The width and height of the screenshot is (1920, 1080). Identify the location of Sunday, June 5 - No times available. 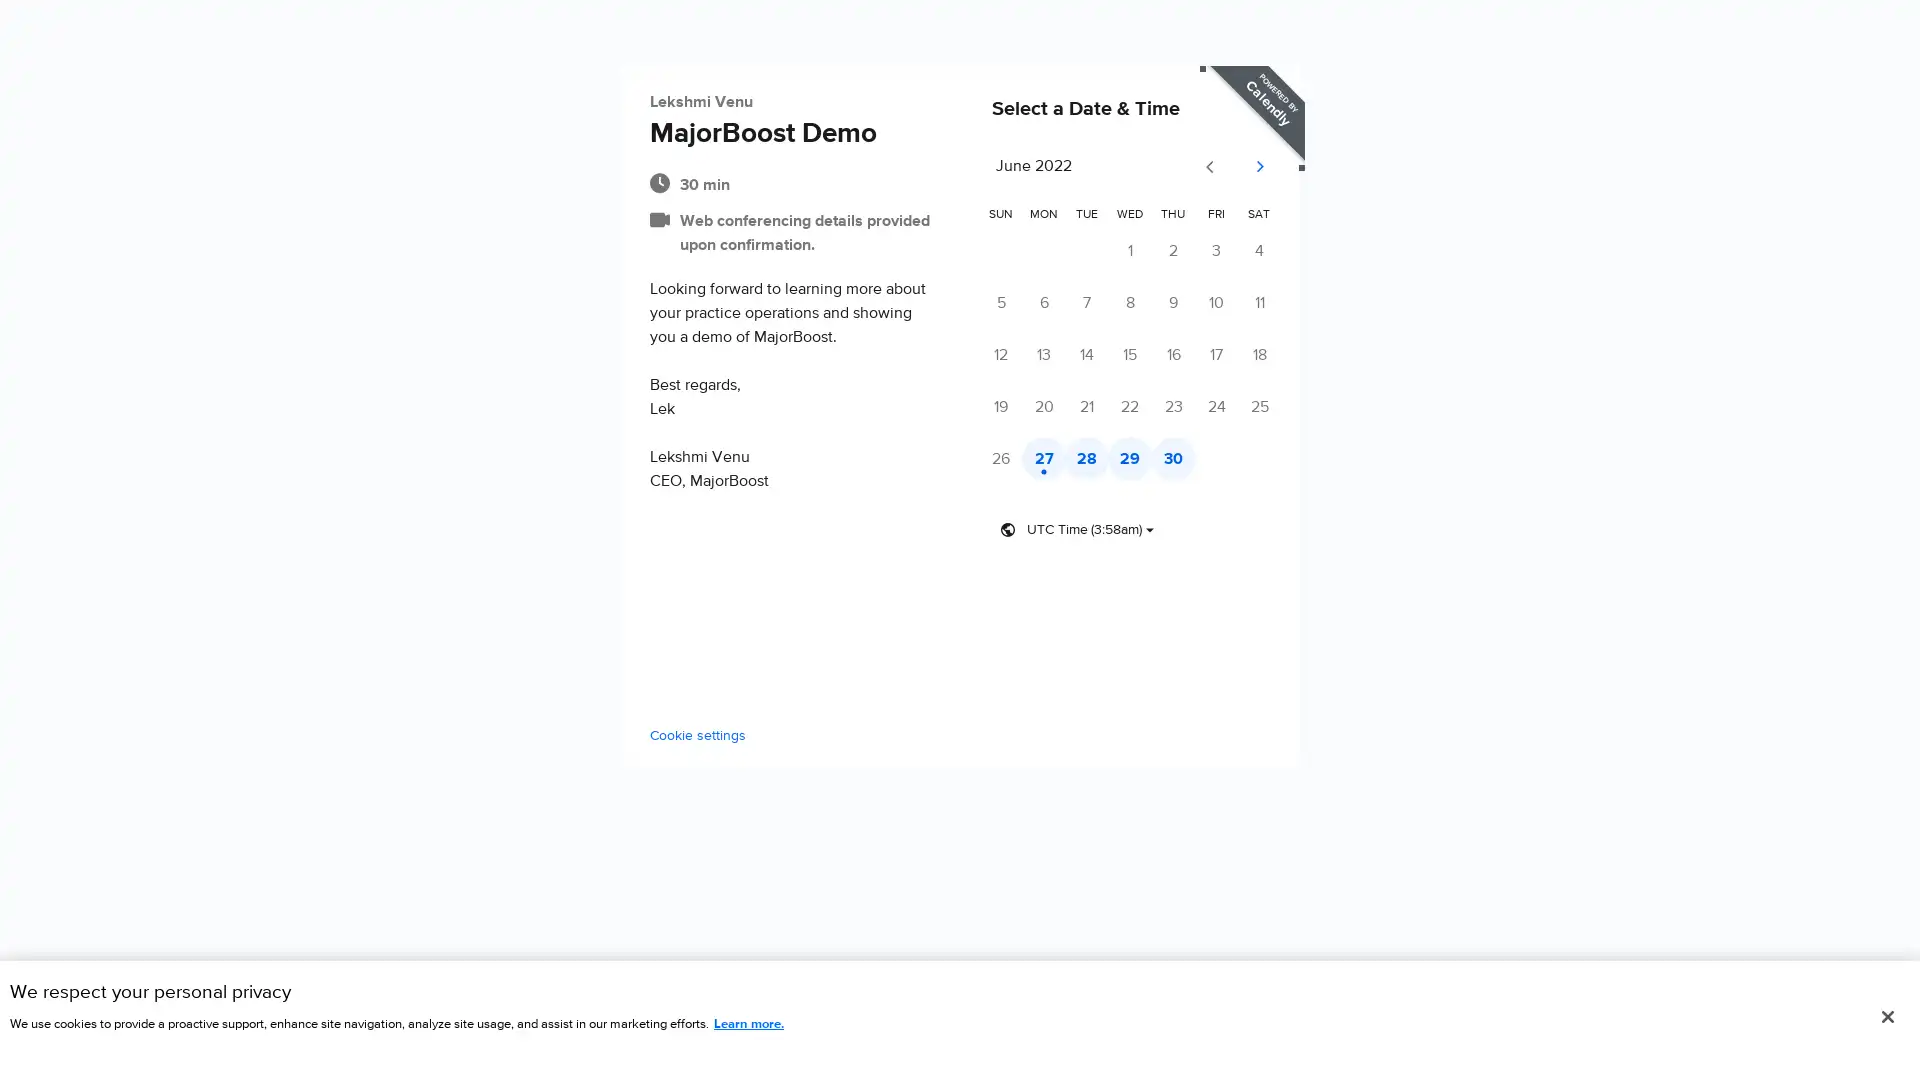
(1003, 304).